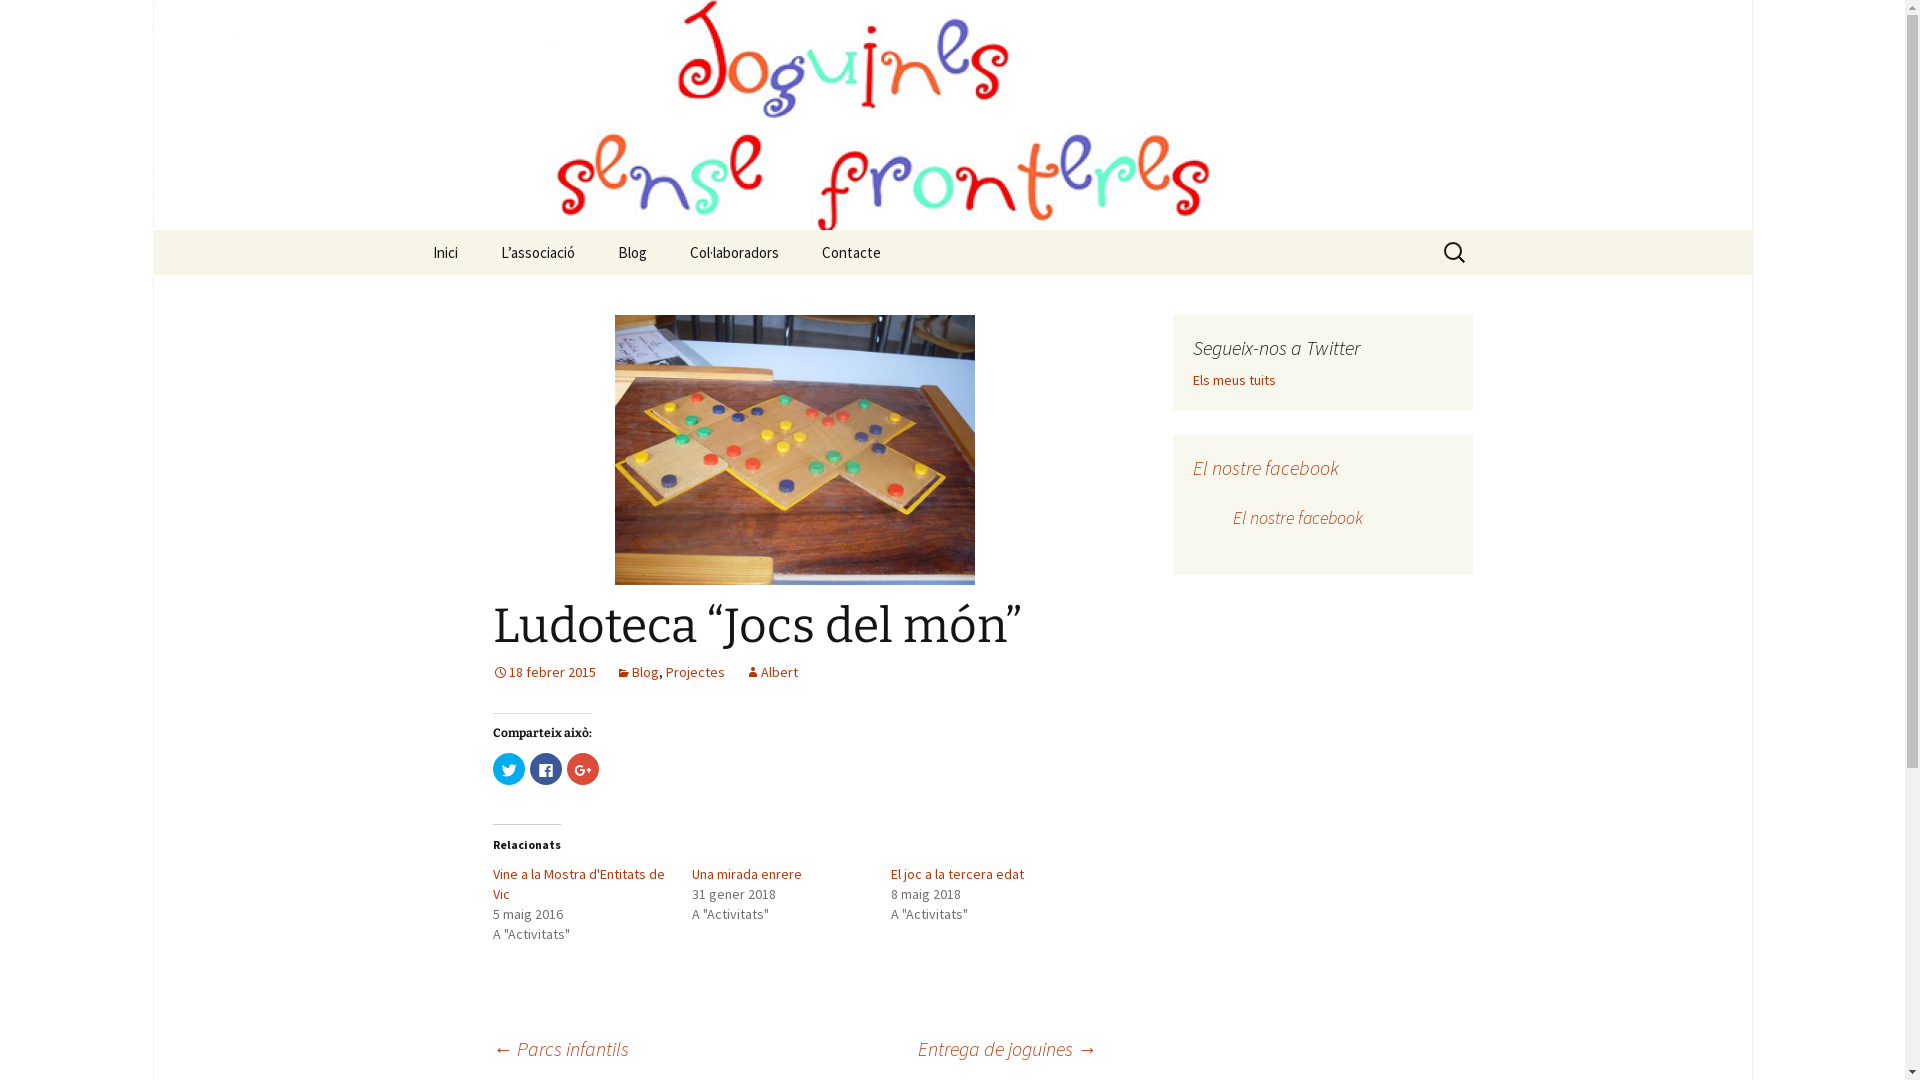 The width and height of the screenshot is (1920, 1080). I want to click on 'Una mirada enrere', so click(746, 873).